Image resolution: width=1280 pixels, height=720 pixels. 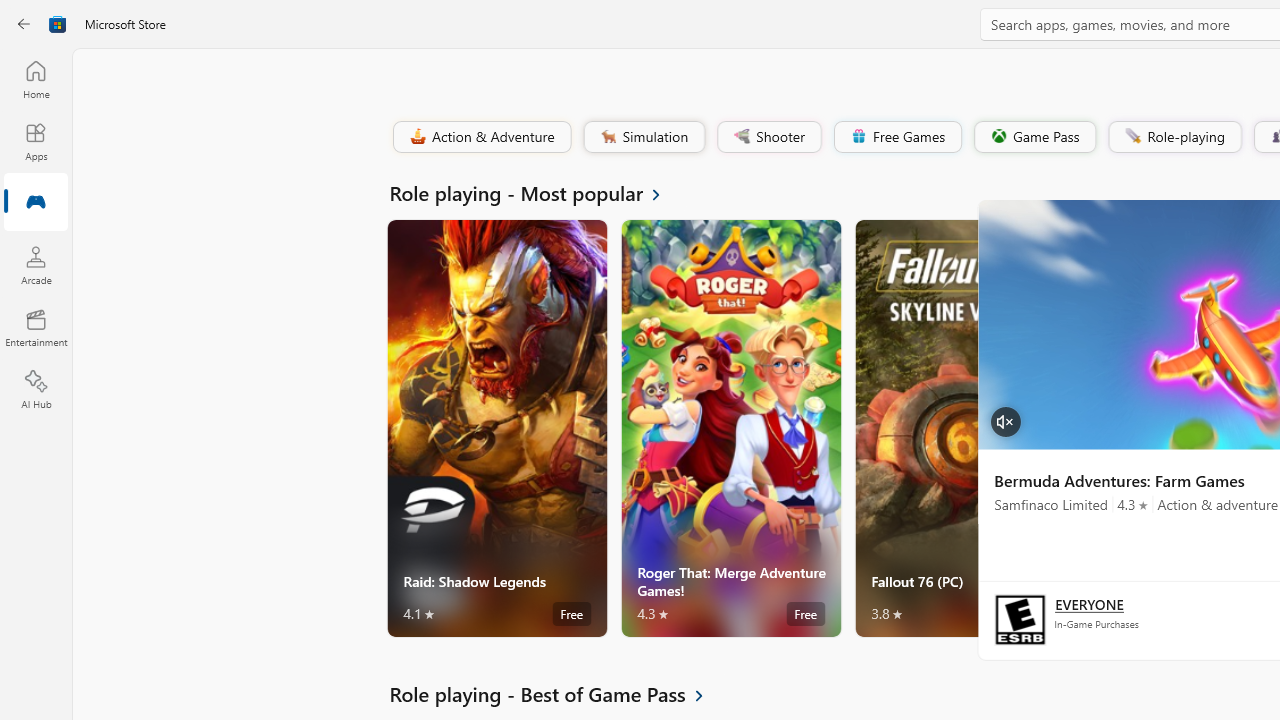 I want to click on 'See all  Role playing - Best of Game Pass', so click(x=558, y=693).